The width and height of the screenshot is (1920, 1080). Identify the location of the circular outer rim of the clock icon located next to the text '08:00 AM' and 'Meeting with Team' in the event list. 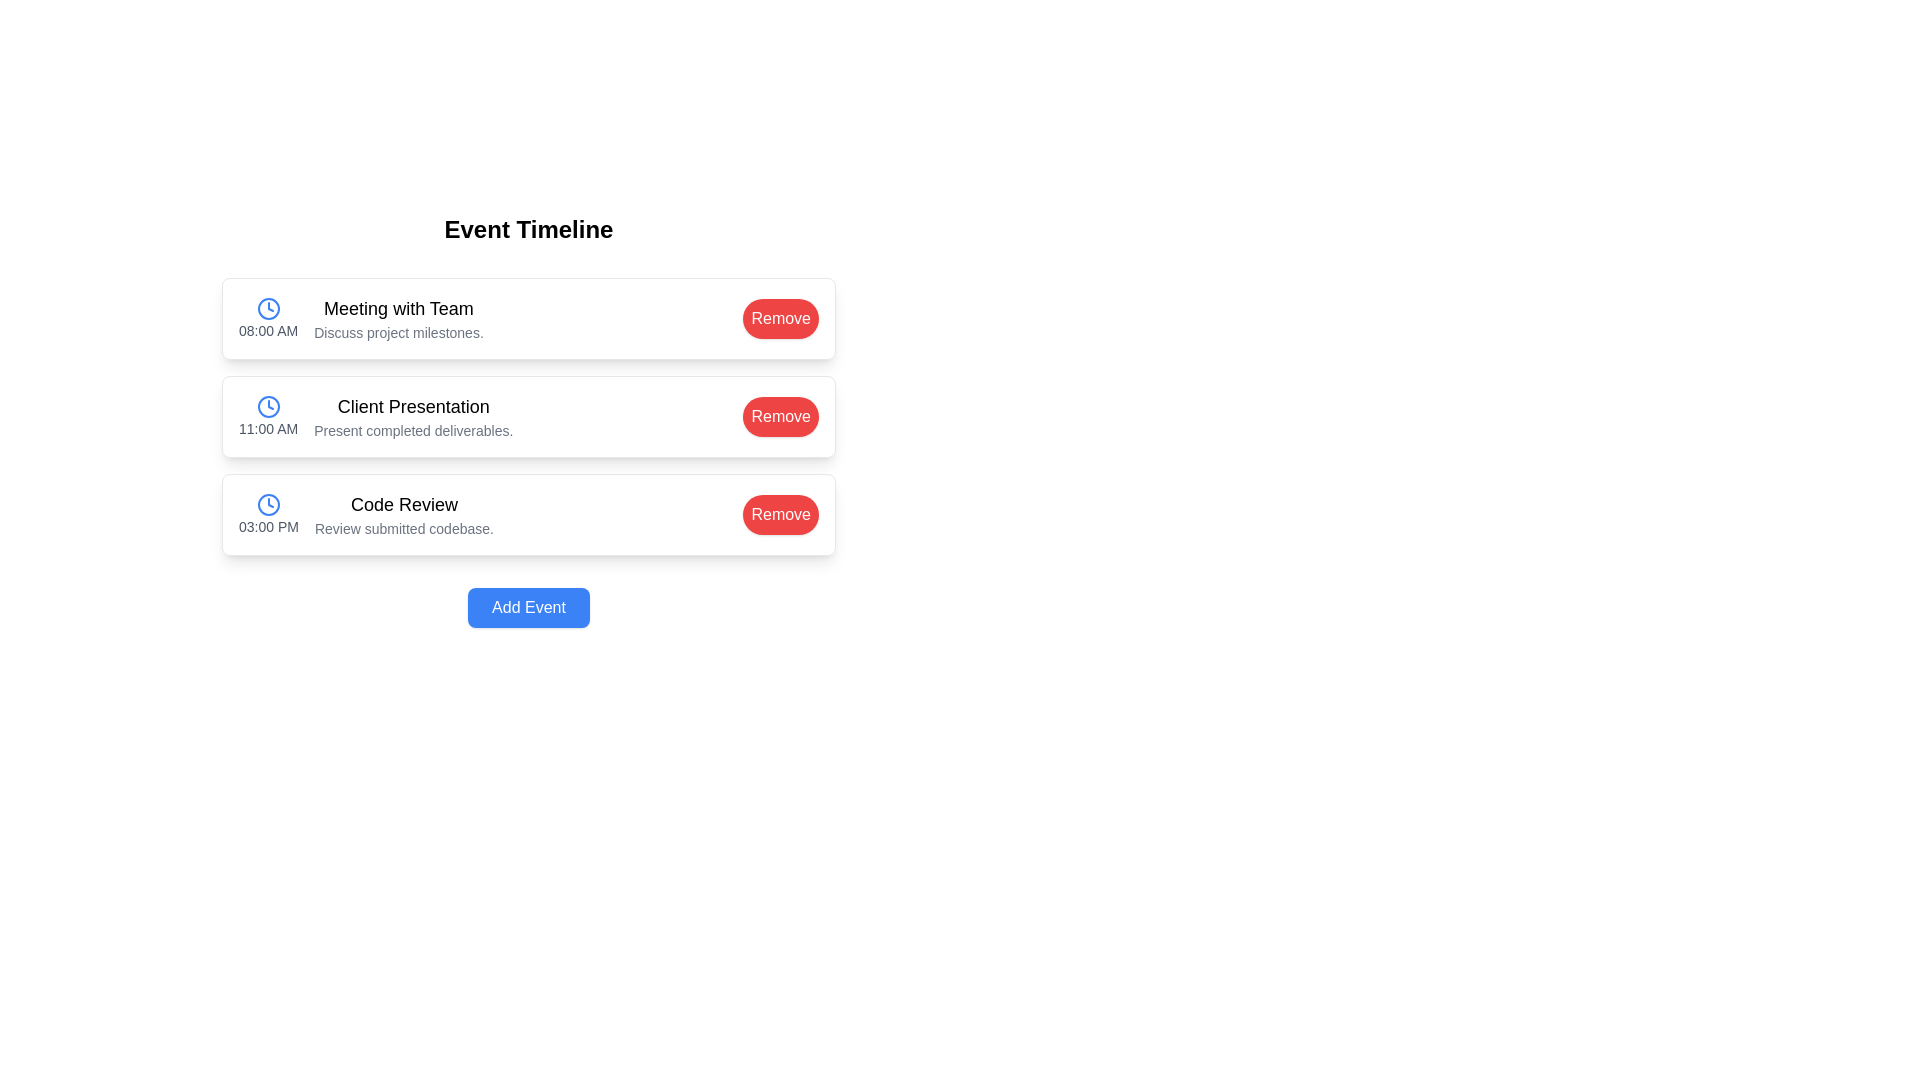
(267, 308).